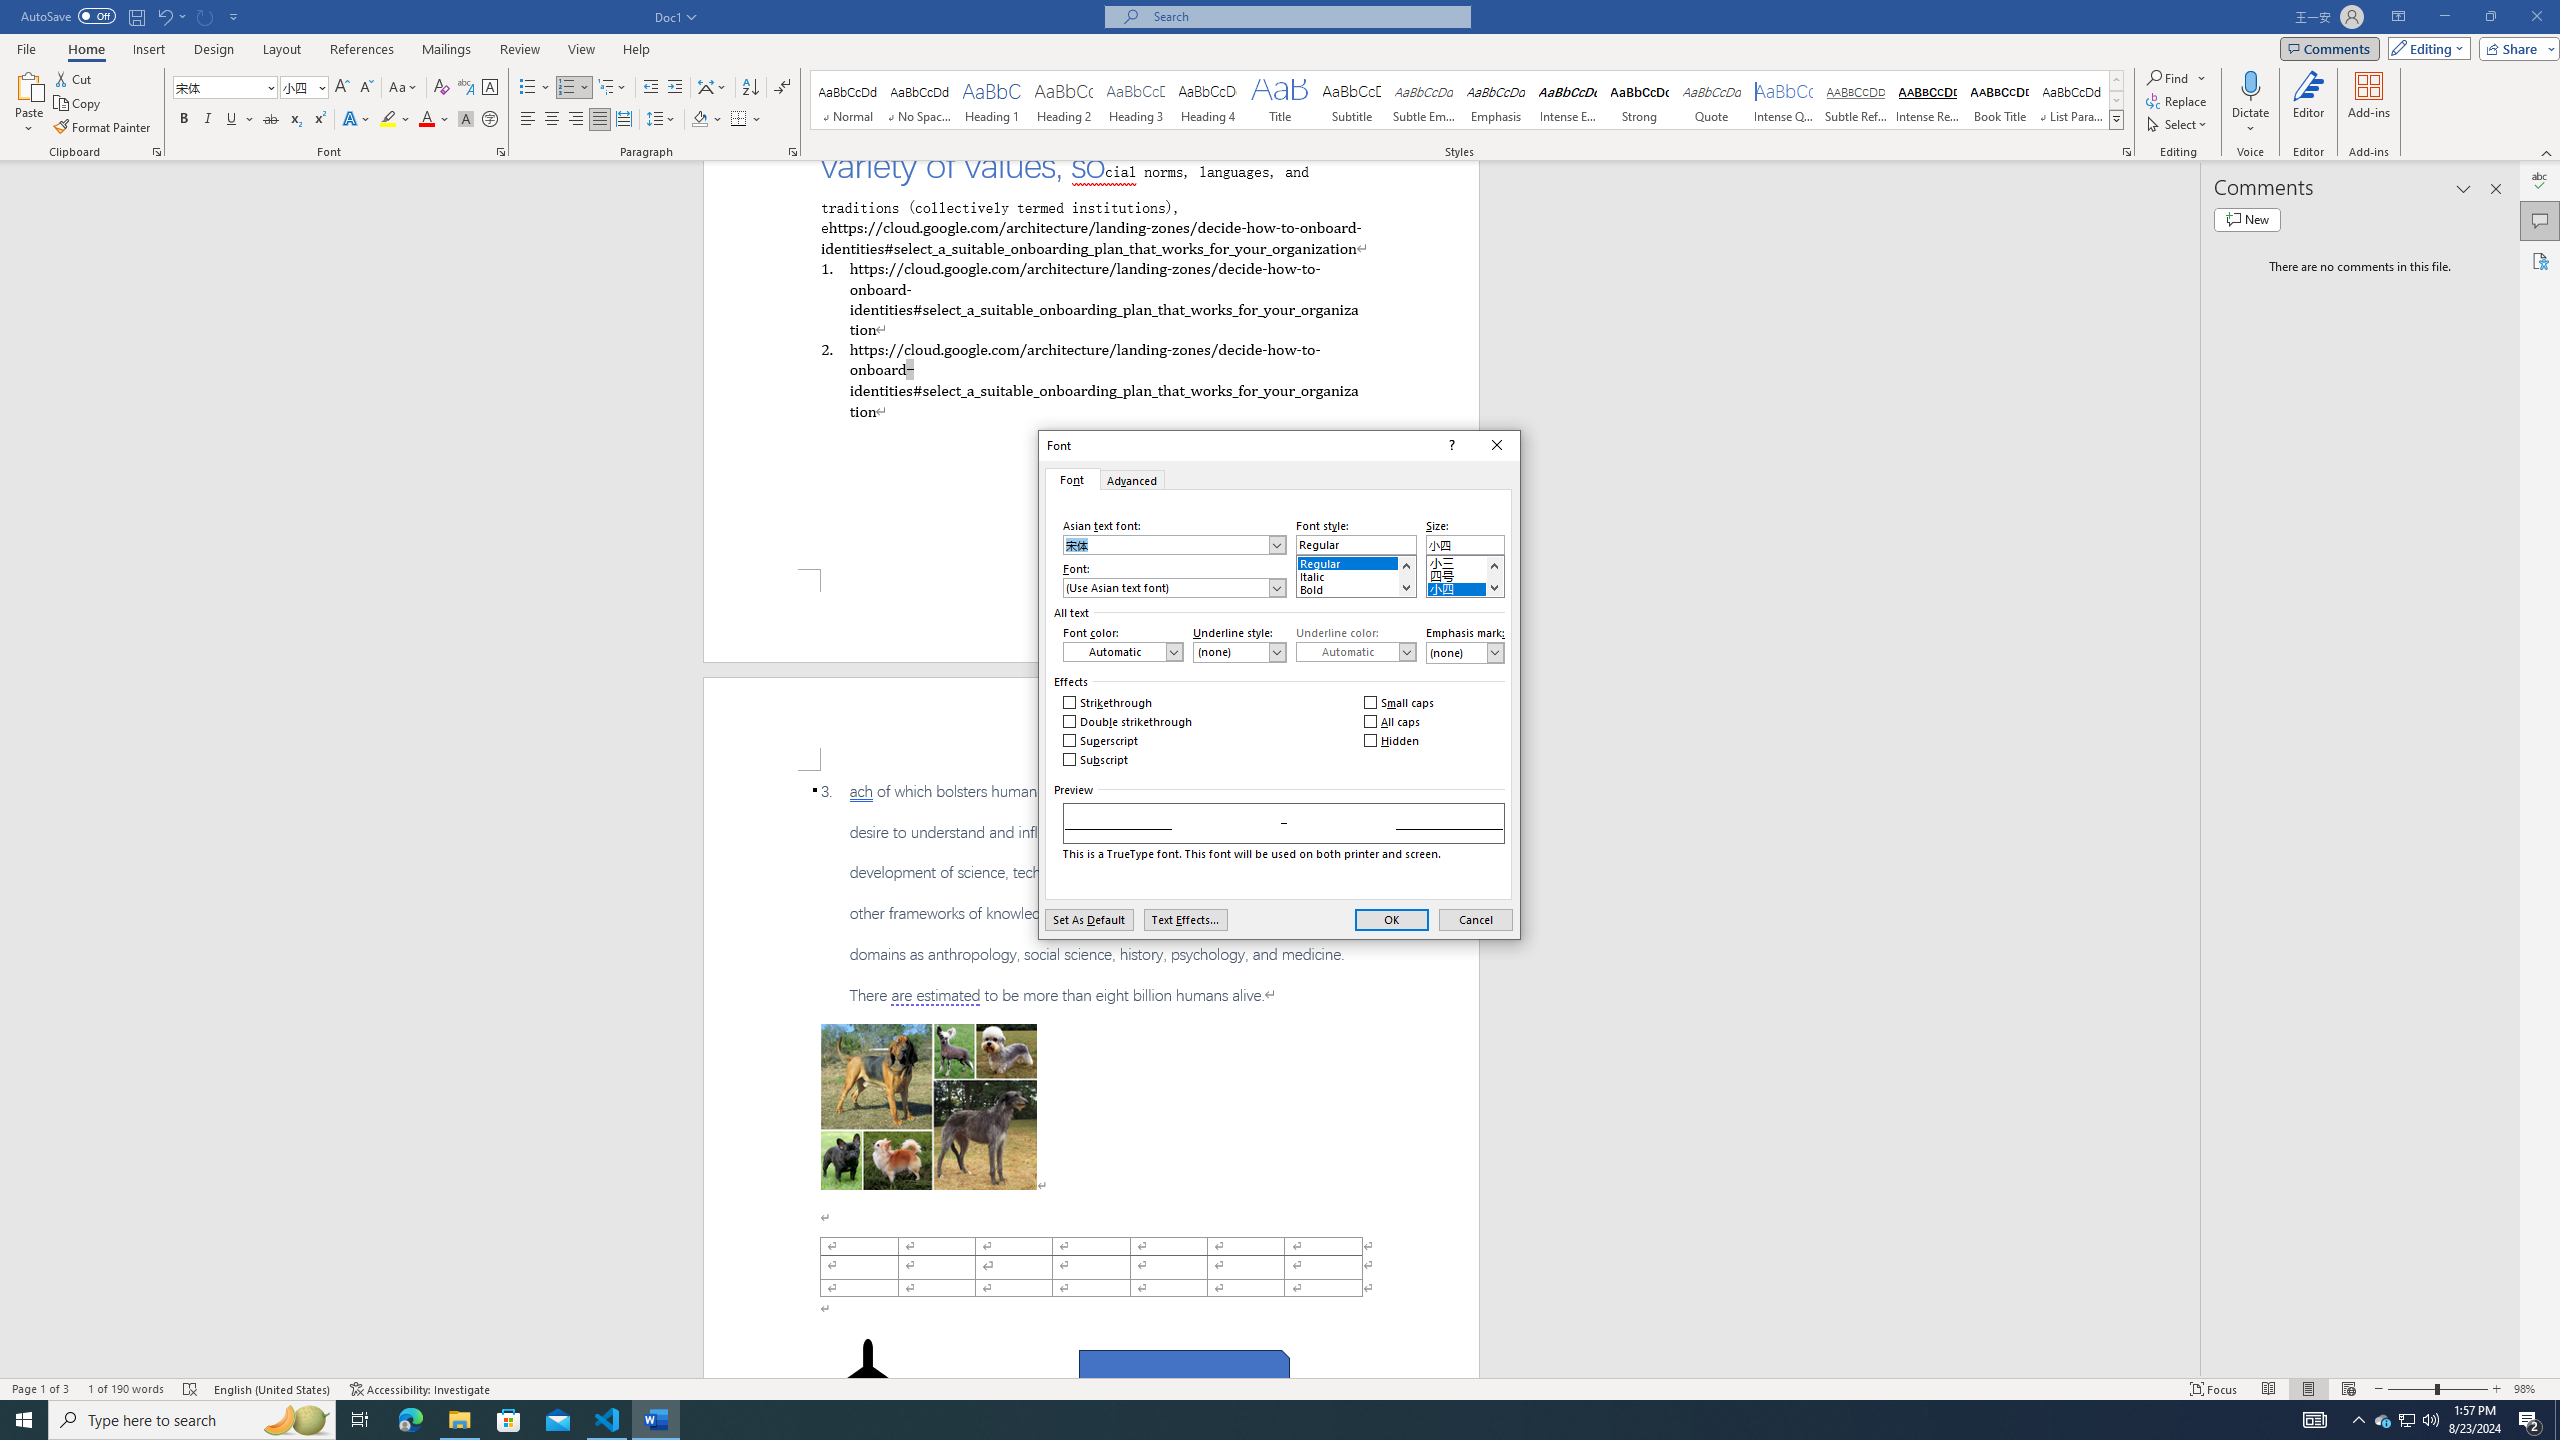 The image size is (2560, 1440). Describe the element at coordinates (2308, 1389) in the screenshot. I see `'Print Layout'` at that location.